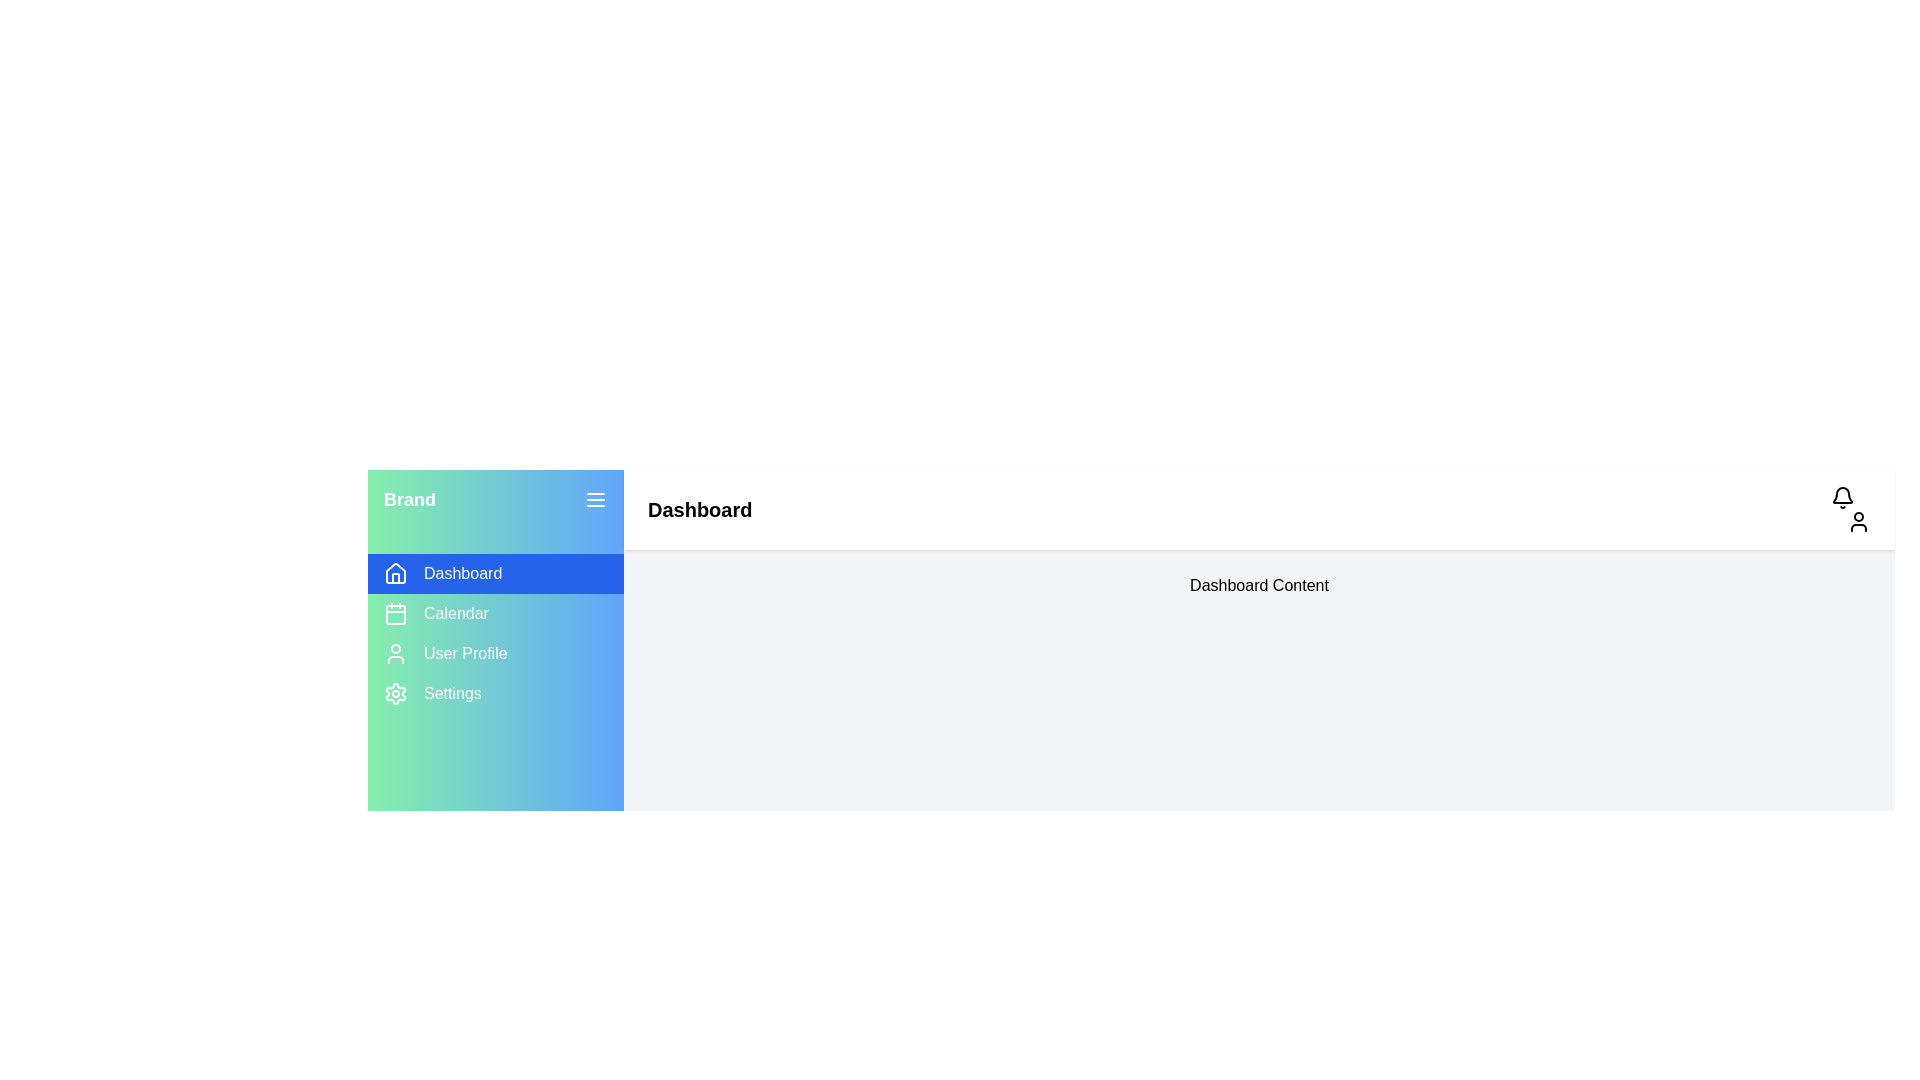  I want to click on the house-shaped icon with a blue background and white outline representing the 'Dashboard' section in the left navigation panel, so click(395, 574).